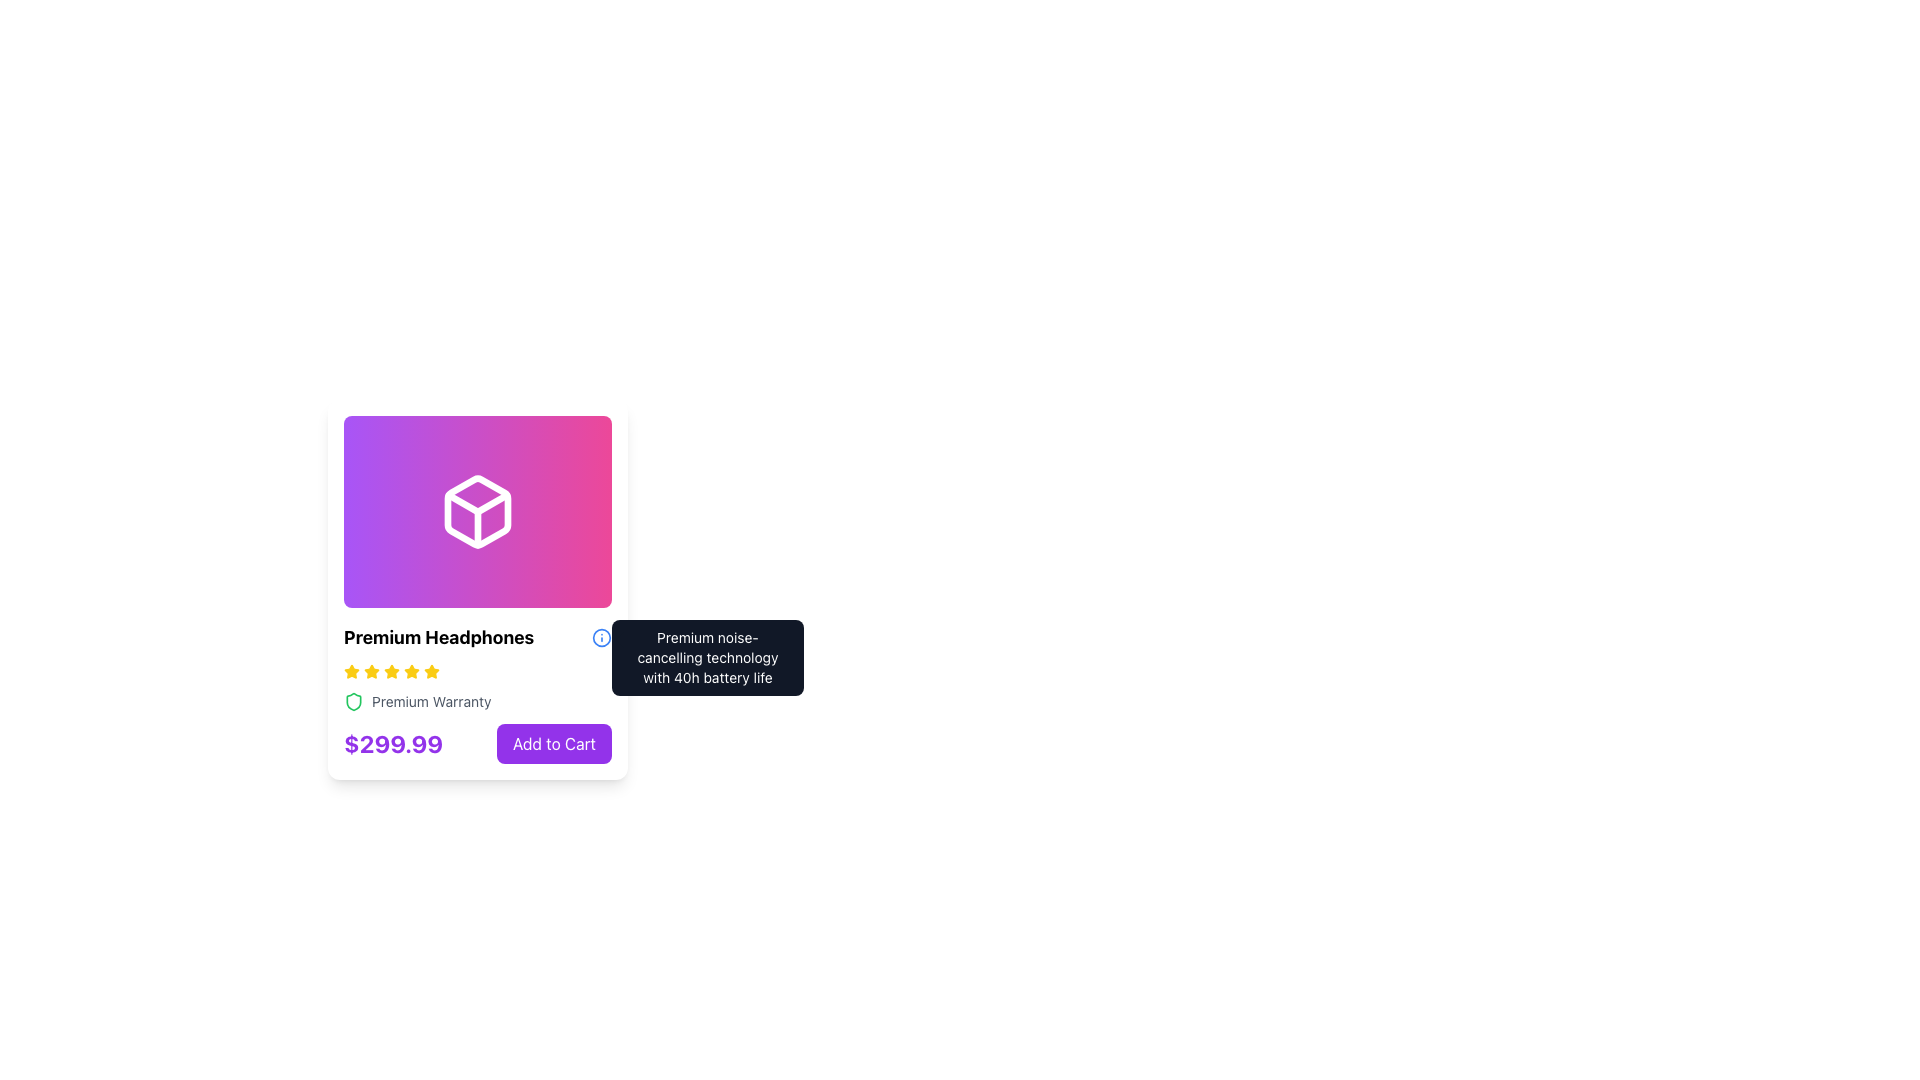 The image size is (1920, 1080). What do you see at coordinates (477, 509) in the screenshot?
I see `the decorative icon inside the square region at the top of the 'Premium Headphones' card` at bounding box center [477, 509].